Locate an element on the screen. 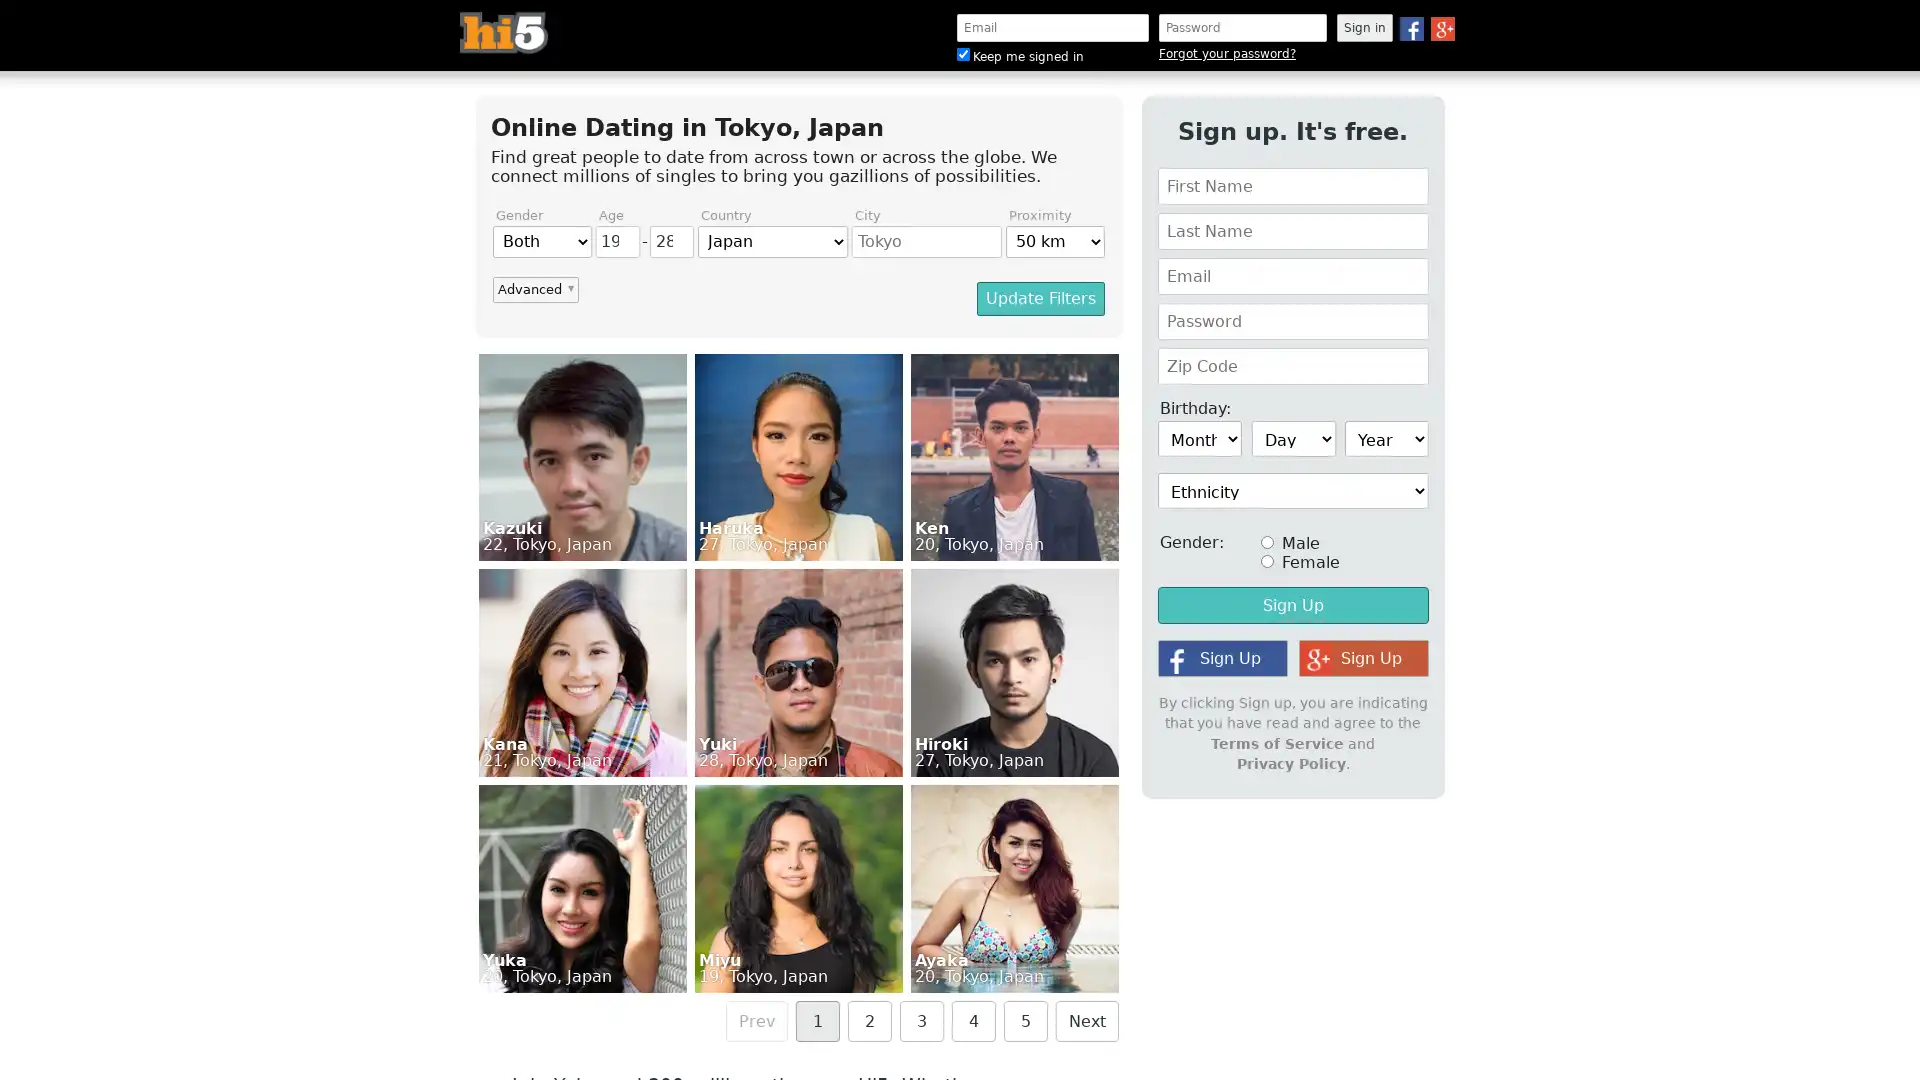 This screenshot has height=1080, width=1920. Sign in is located at coordinates (1363, 27).